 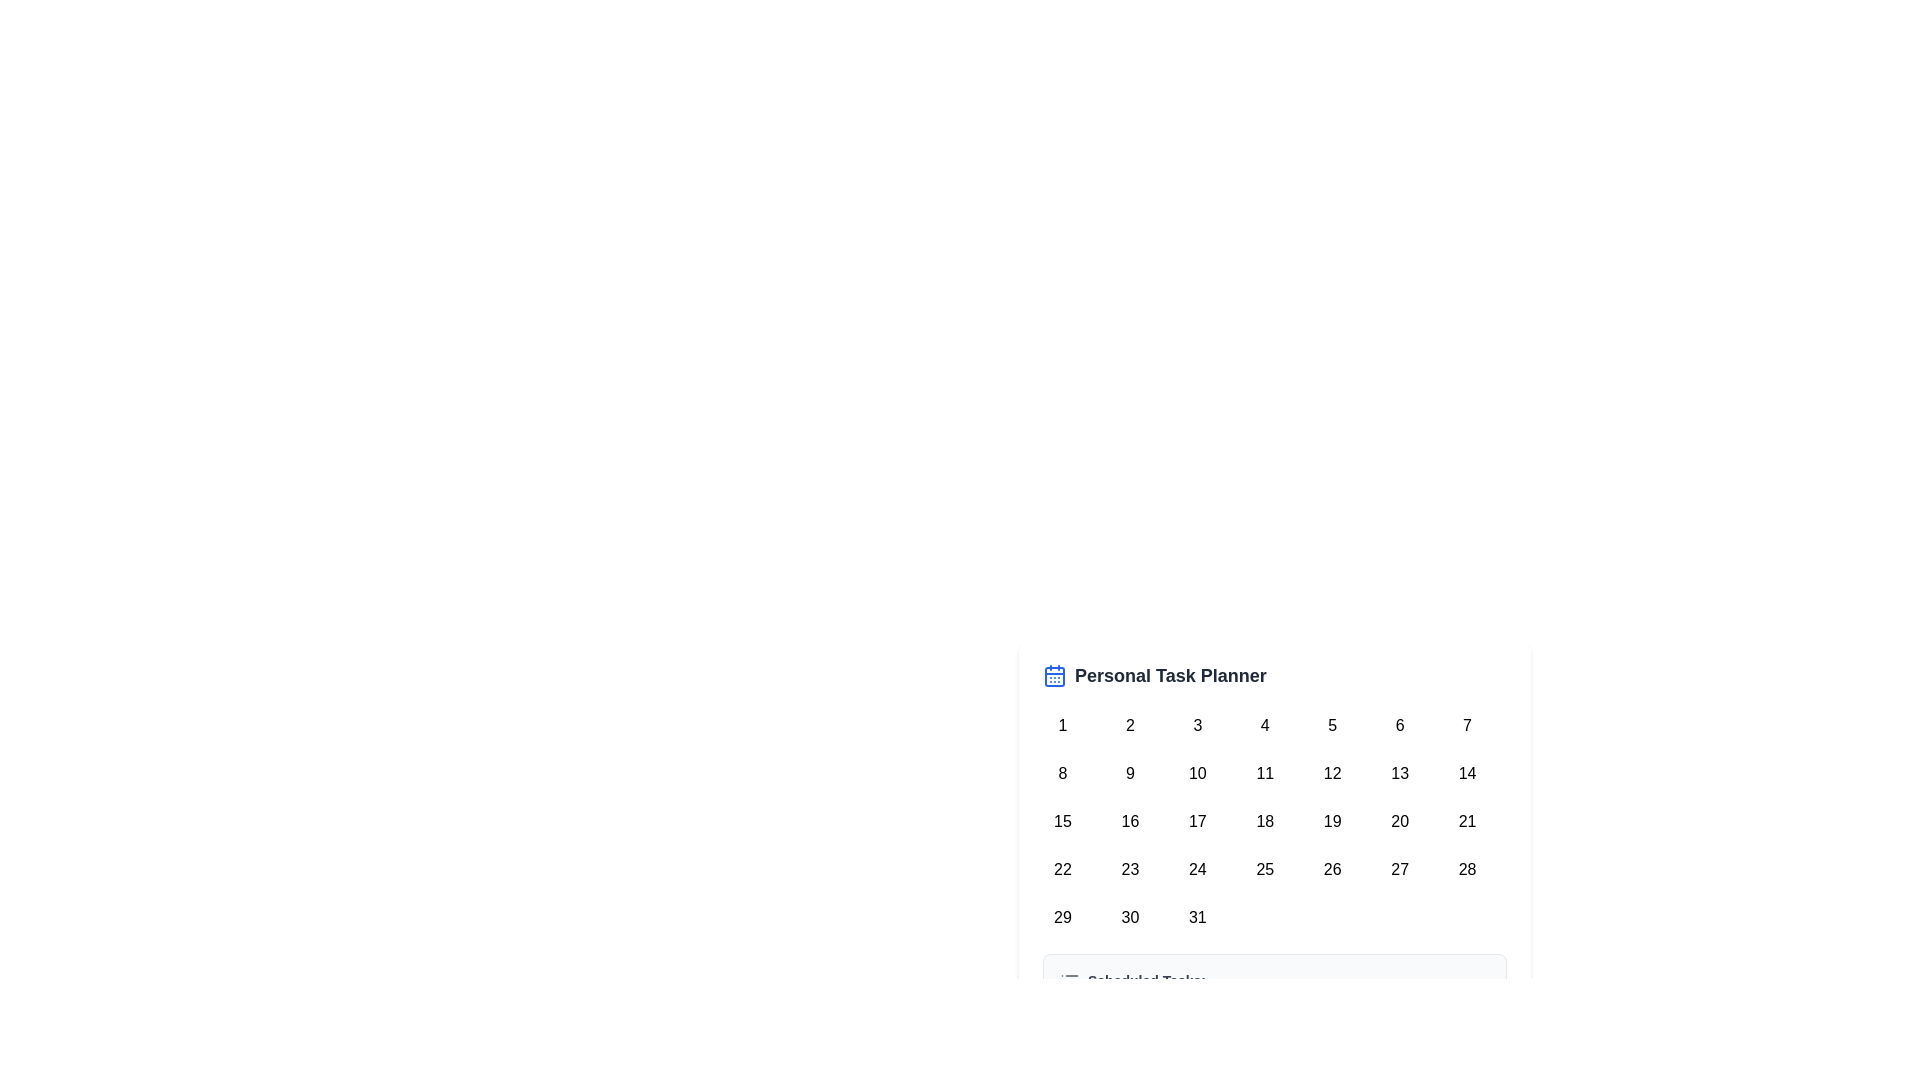 What do you see at coordinates (1197, 773) in the screenshot?
I see `the selectable day button representing the 10th day in the calendar view` at bounding box center [1197, 773].